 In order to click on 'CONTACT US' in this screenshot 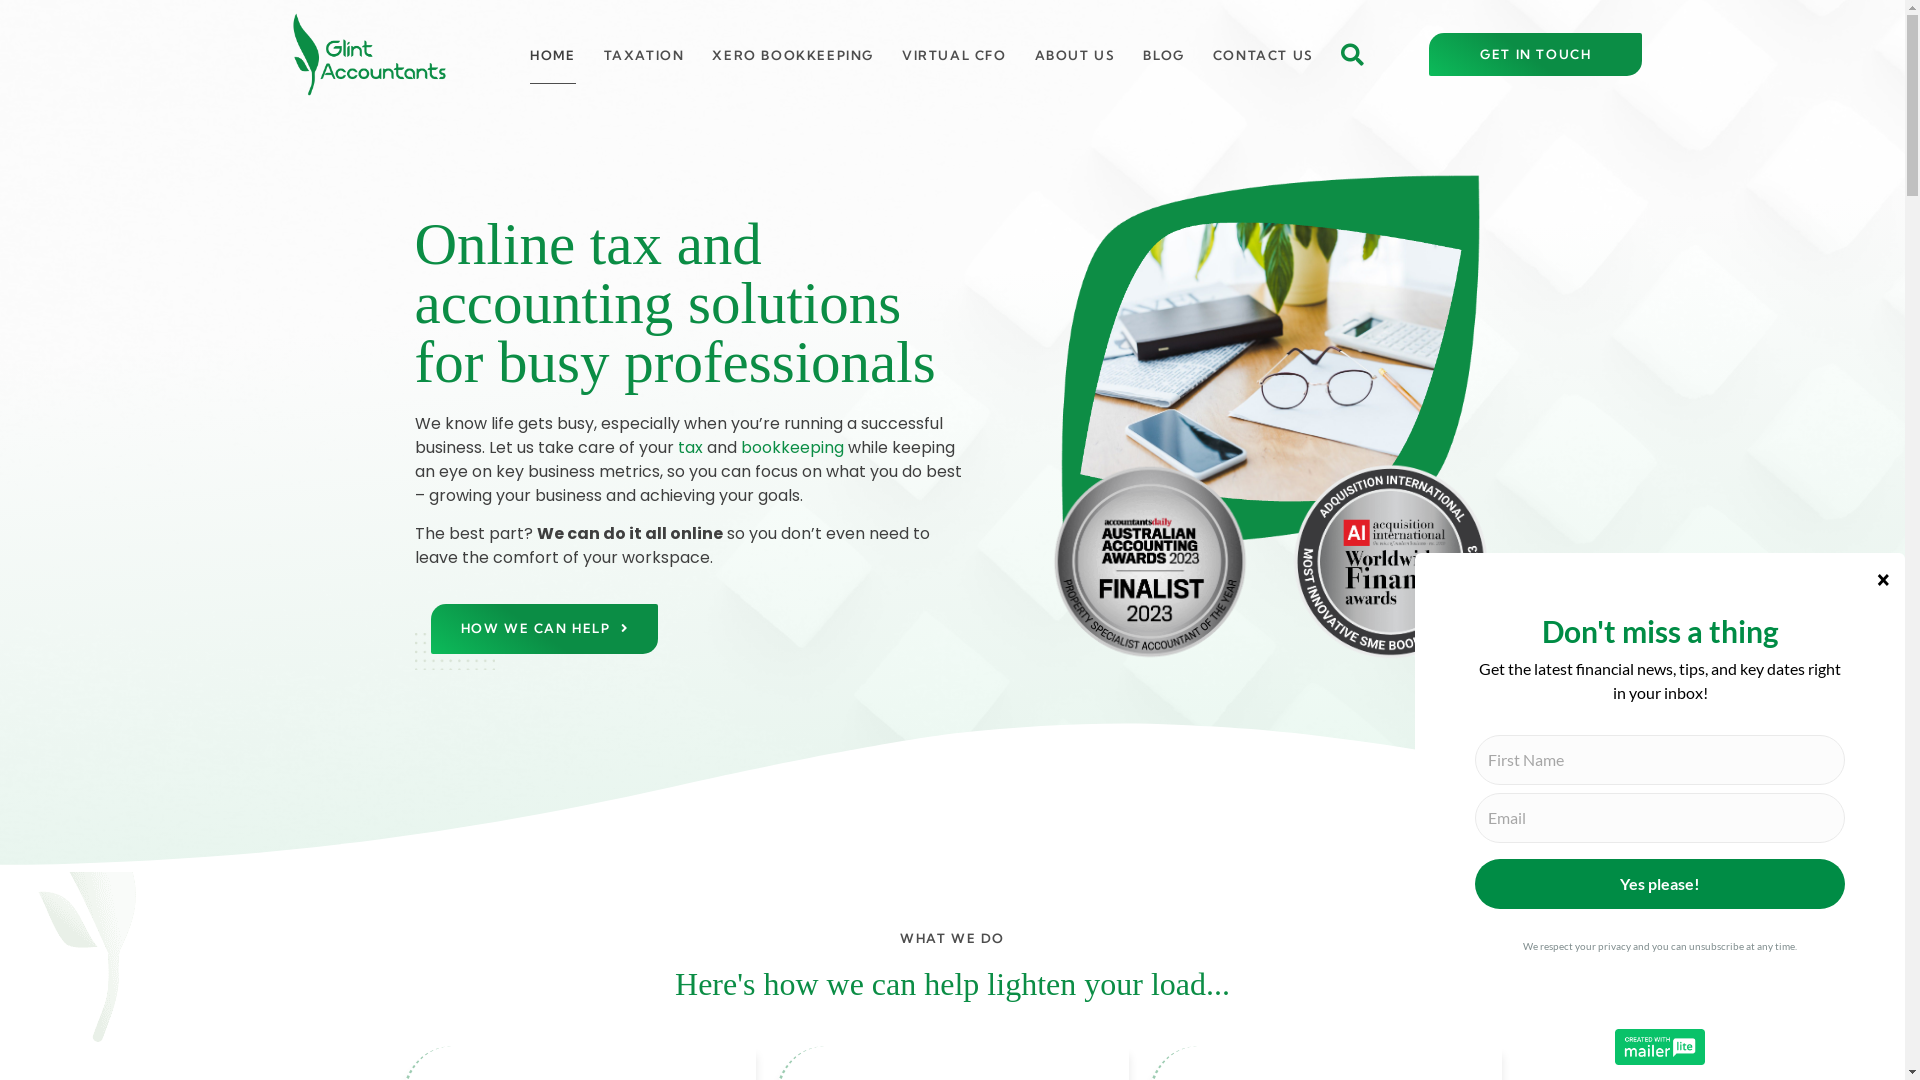, I will do `click(1262, 53)`.